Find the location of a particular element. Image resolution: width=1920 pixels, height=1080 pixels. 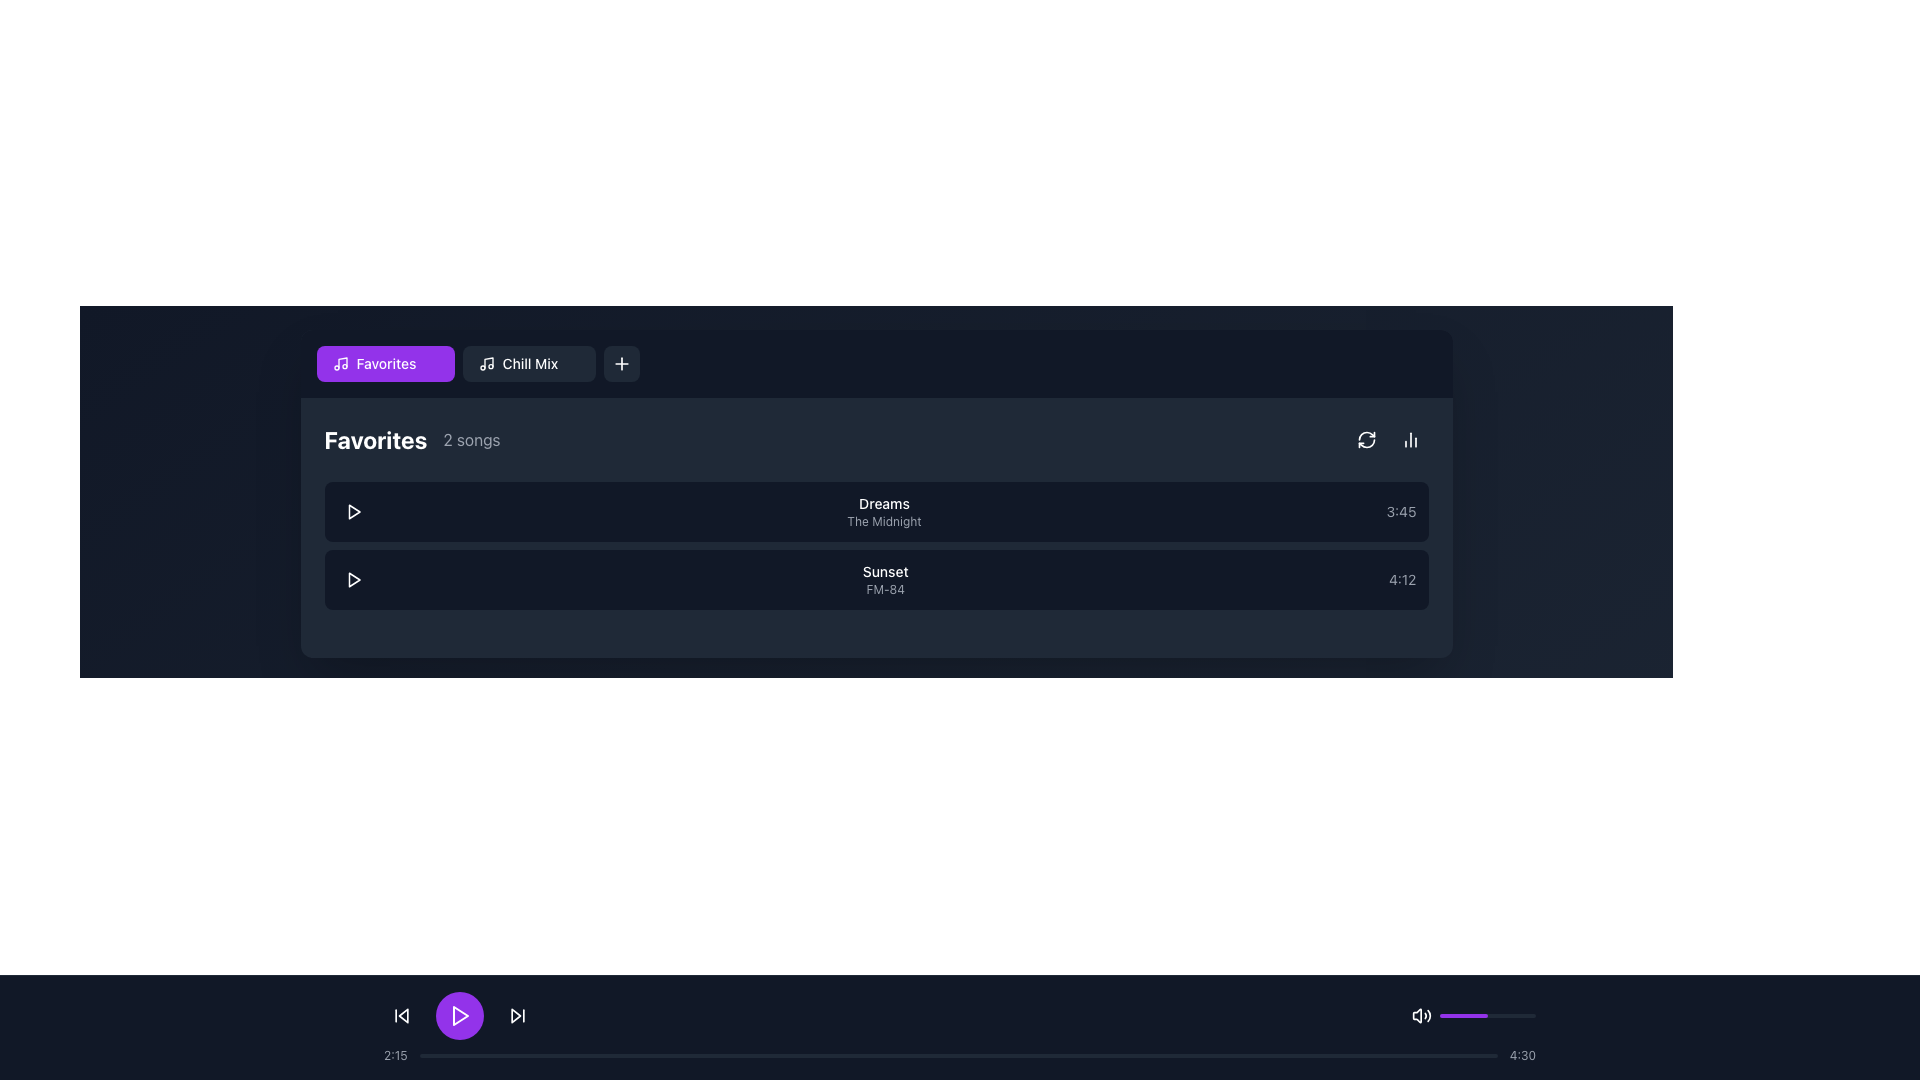

the button with a purple background, a white musical note icon, and the text 'Favorites' is located at coordinates (385, 363).